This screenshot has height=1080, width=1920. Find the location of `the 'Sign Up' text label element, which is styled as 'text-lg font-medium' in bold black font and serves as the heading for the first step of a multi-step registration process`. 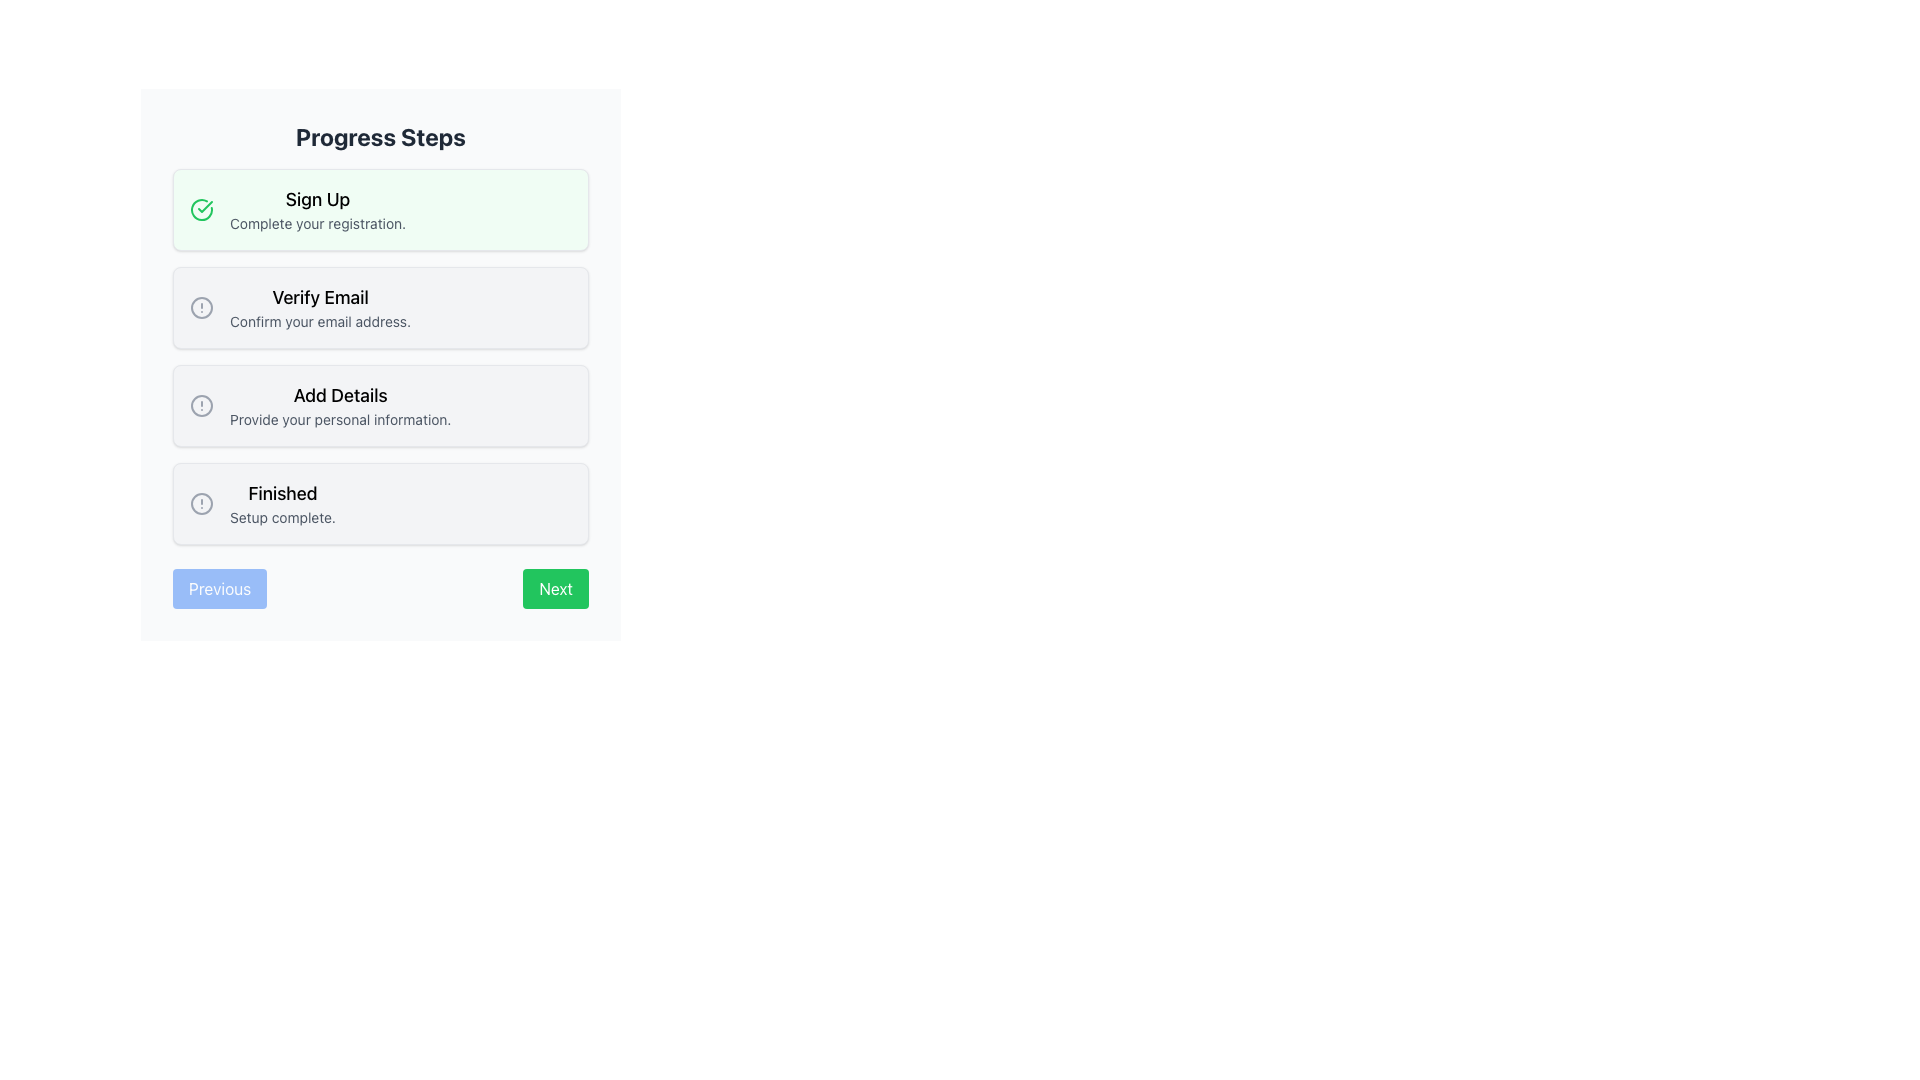

the 'Sign Up' text label element, which is styled as 'text-lg font-medium' in bold black font and serves as the heading for the first step of a multi-step registration process is located at coordinates (317, 200).